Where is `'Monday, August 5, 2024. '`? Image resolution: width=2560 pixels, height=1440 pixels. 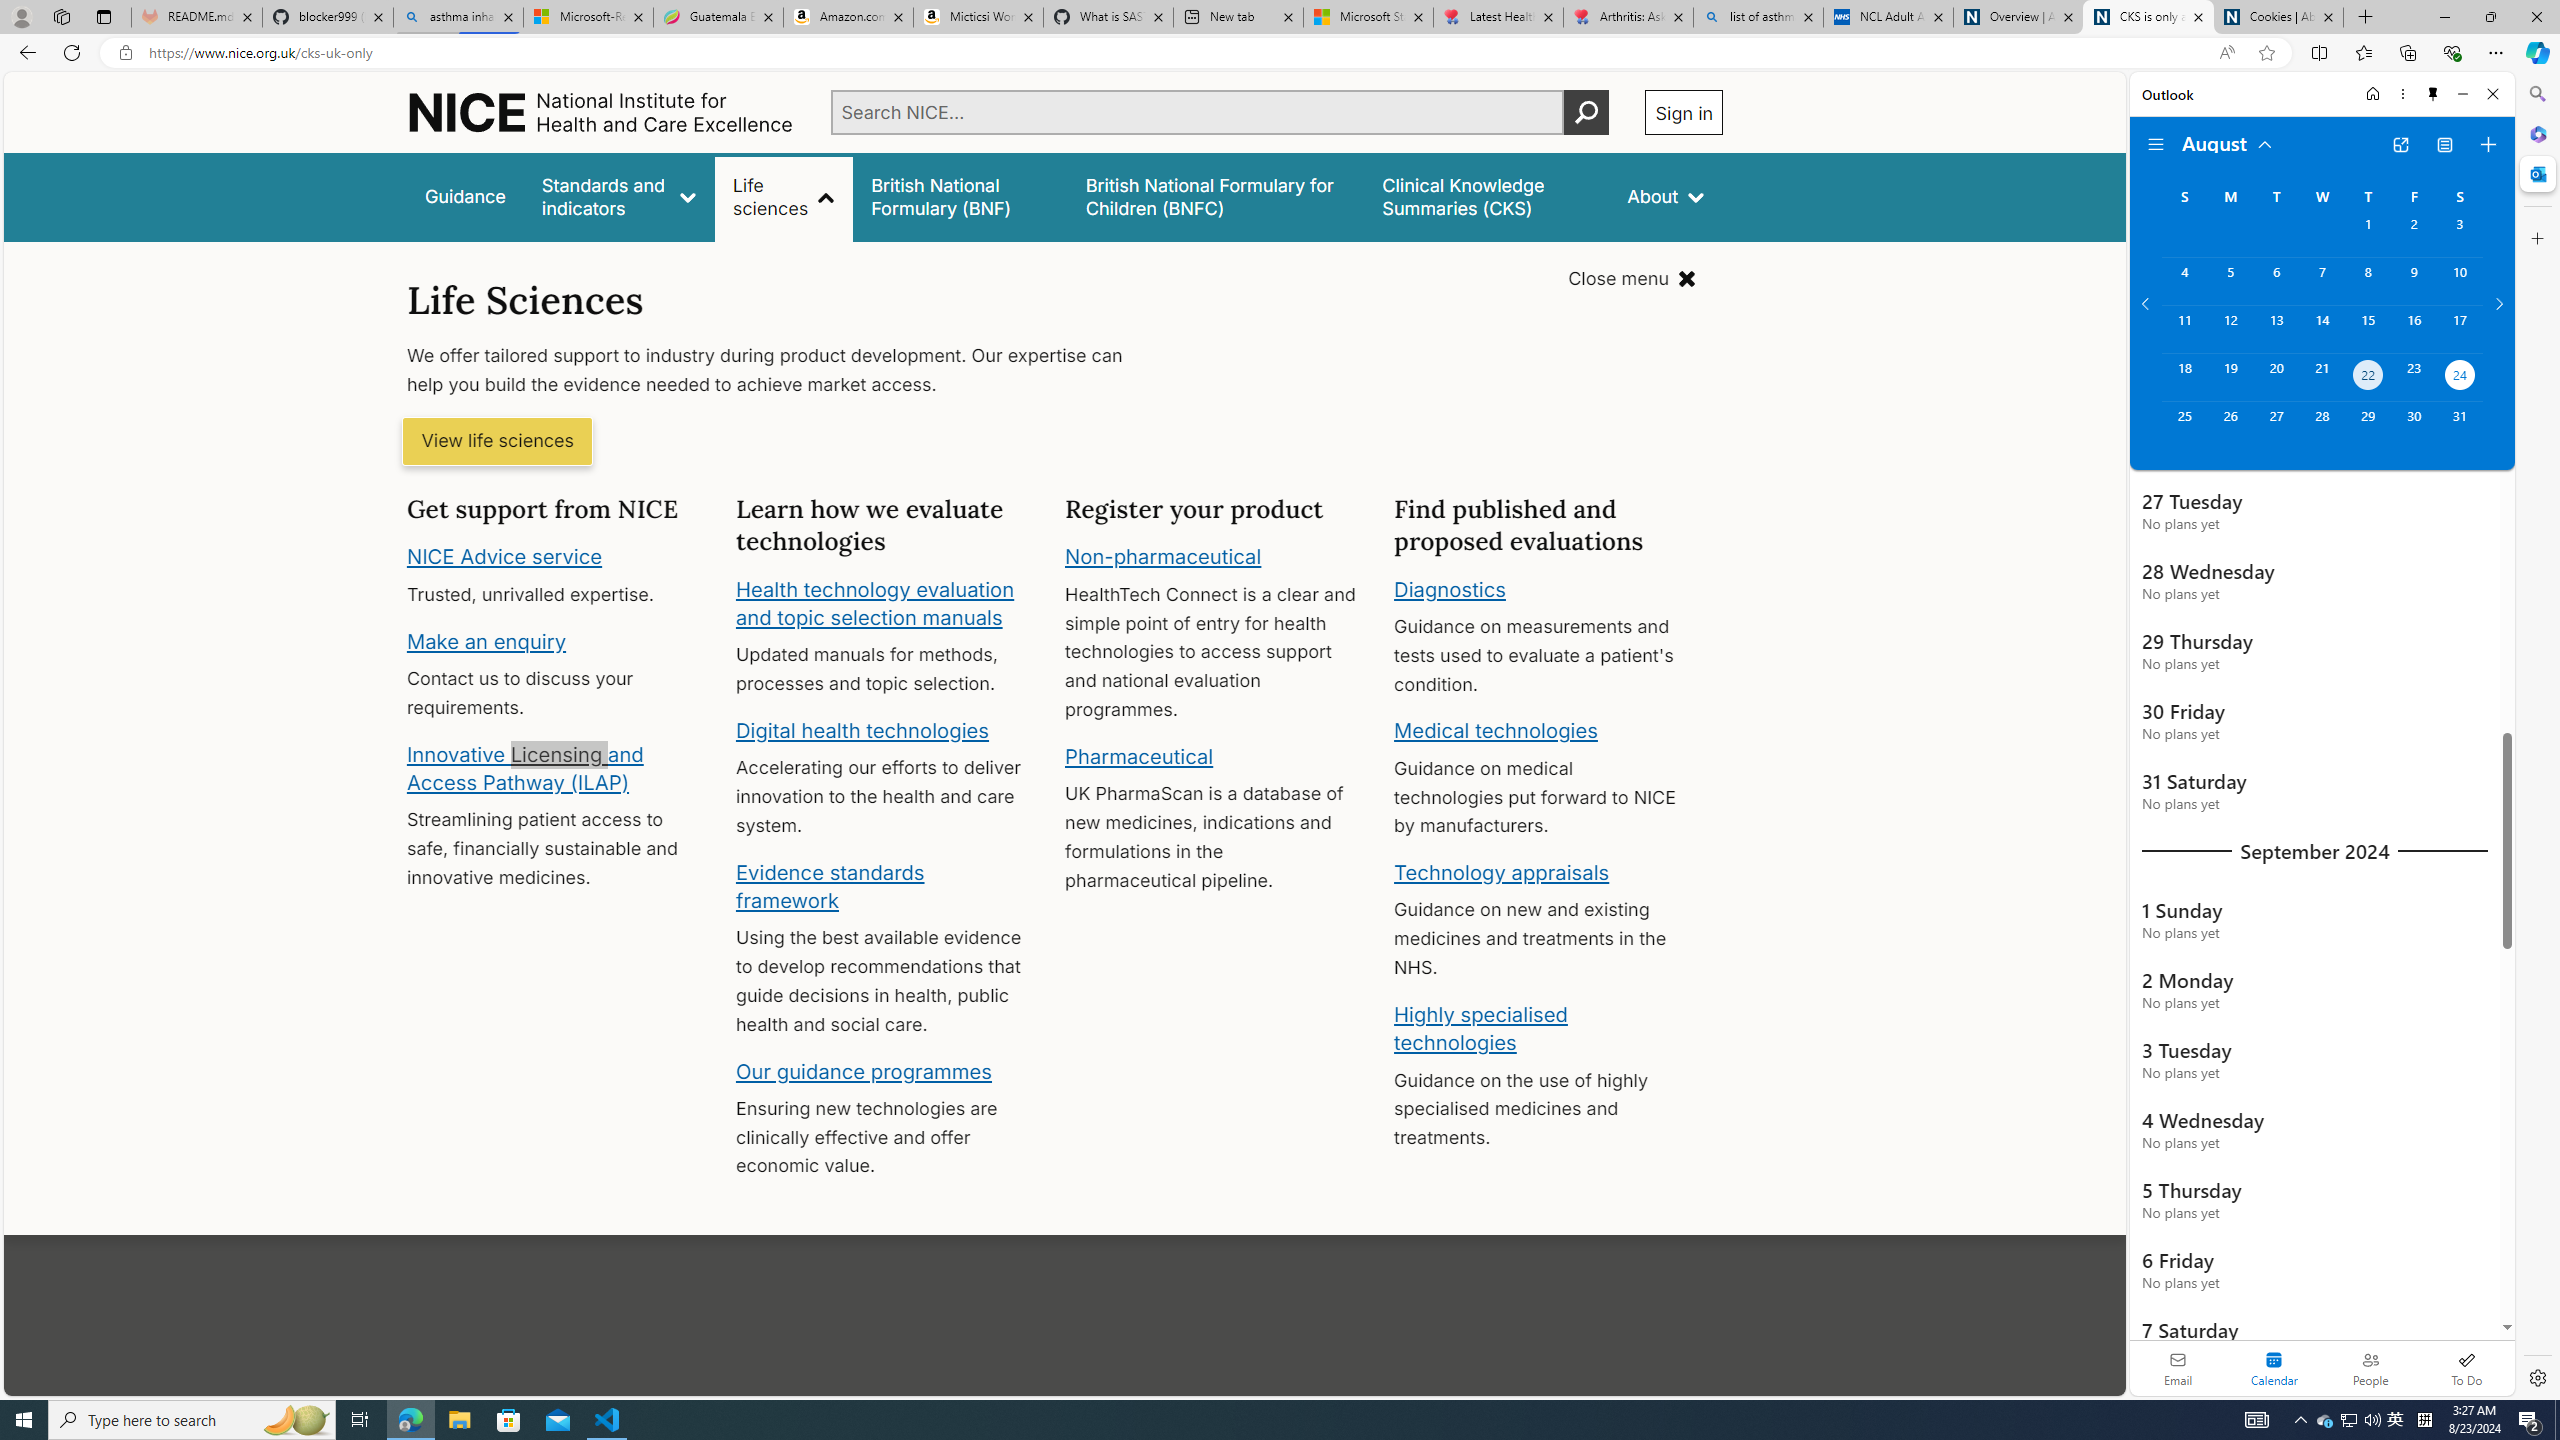 'Monday, August 5, 2024. ' is located at coordinates (2229, 280).